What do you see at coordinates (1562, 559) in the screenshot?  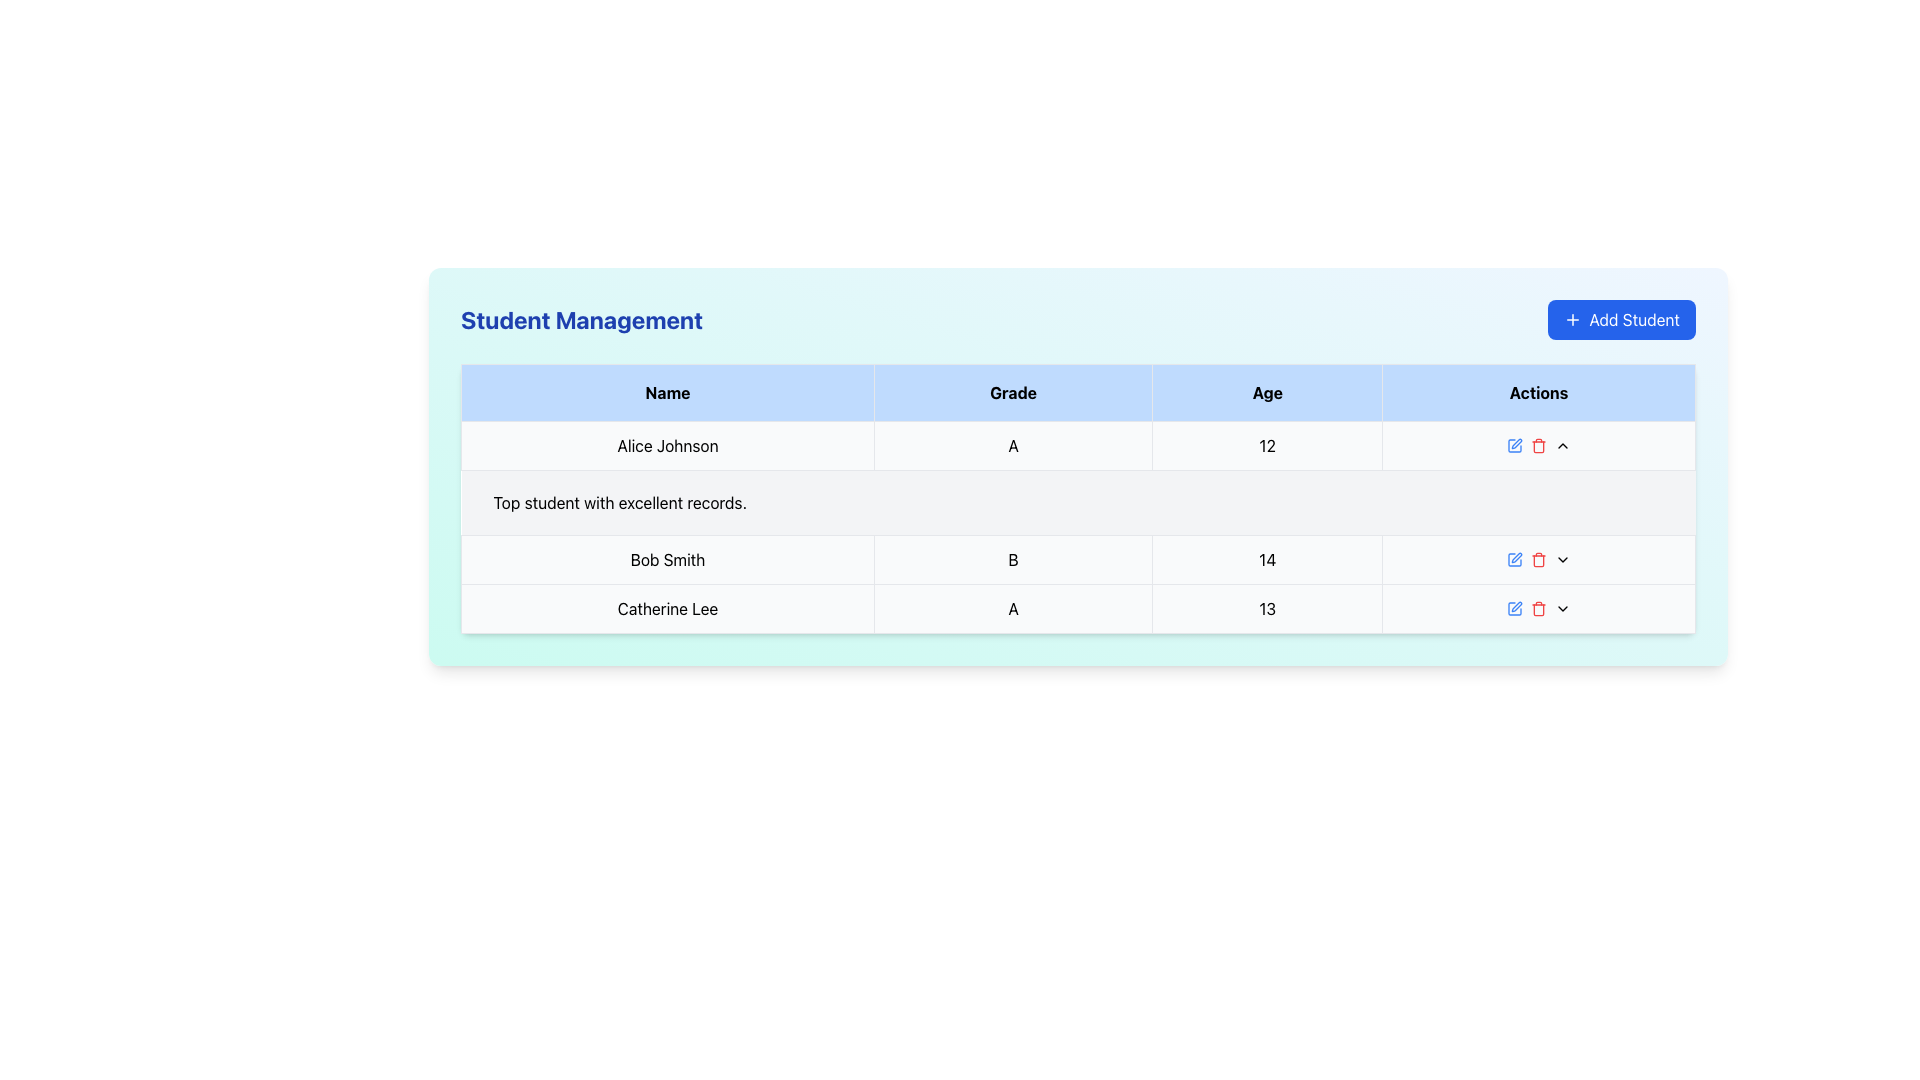 I see `the Dropdown trigger icon in the 'Actions' column for the 'Bob Smith' record` at bounding box center [1562, 559].